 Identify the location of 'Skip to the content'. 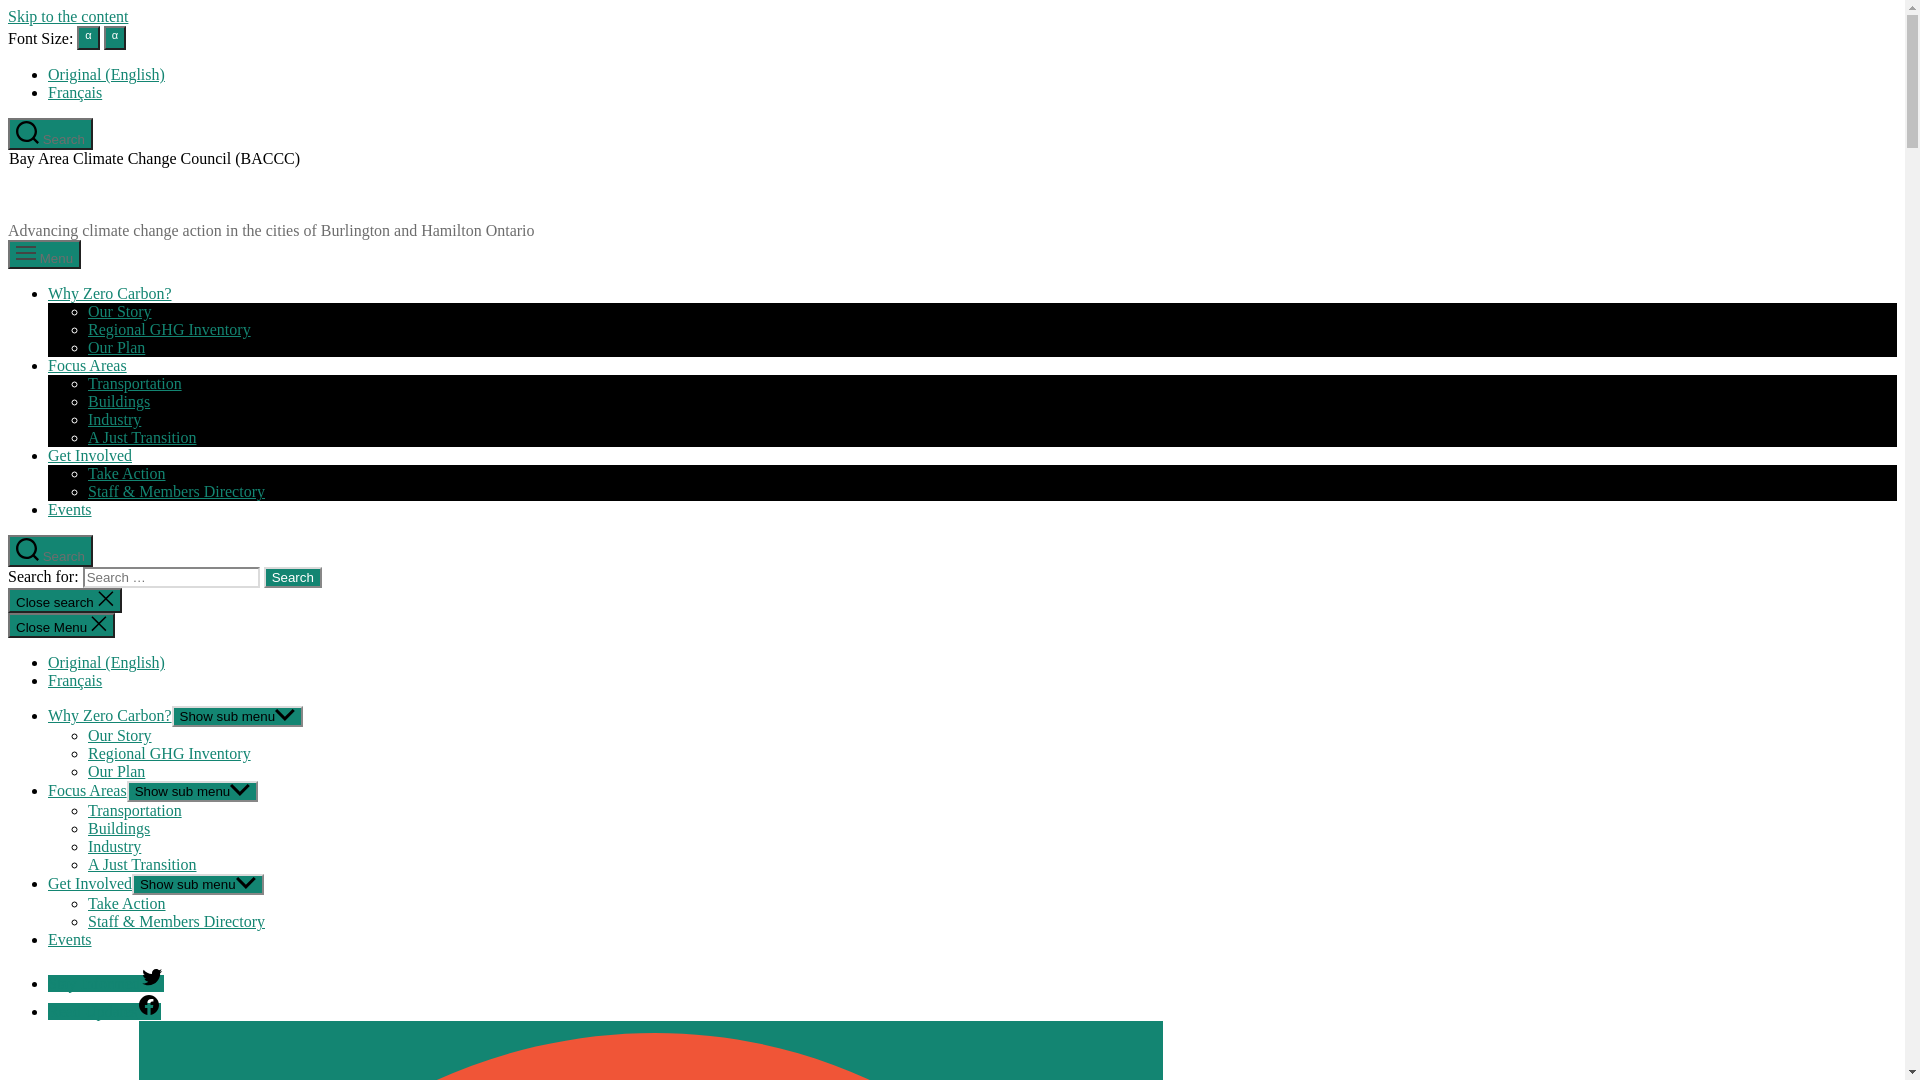
(67, 16).